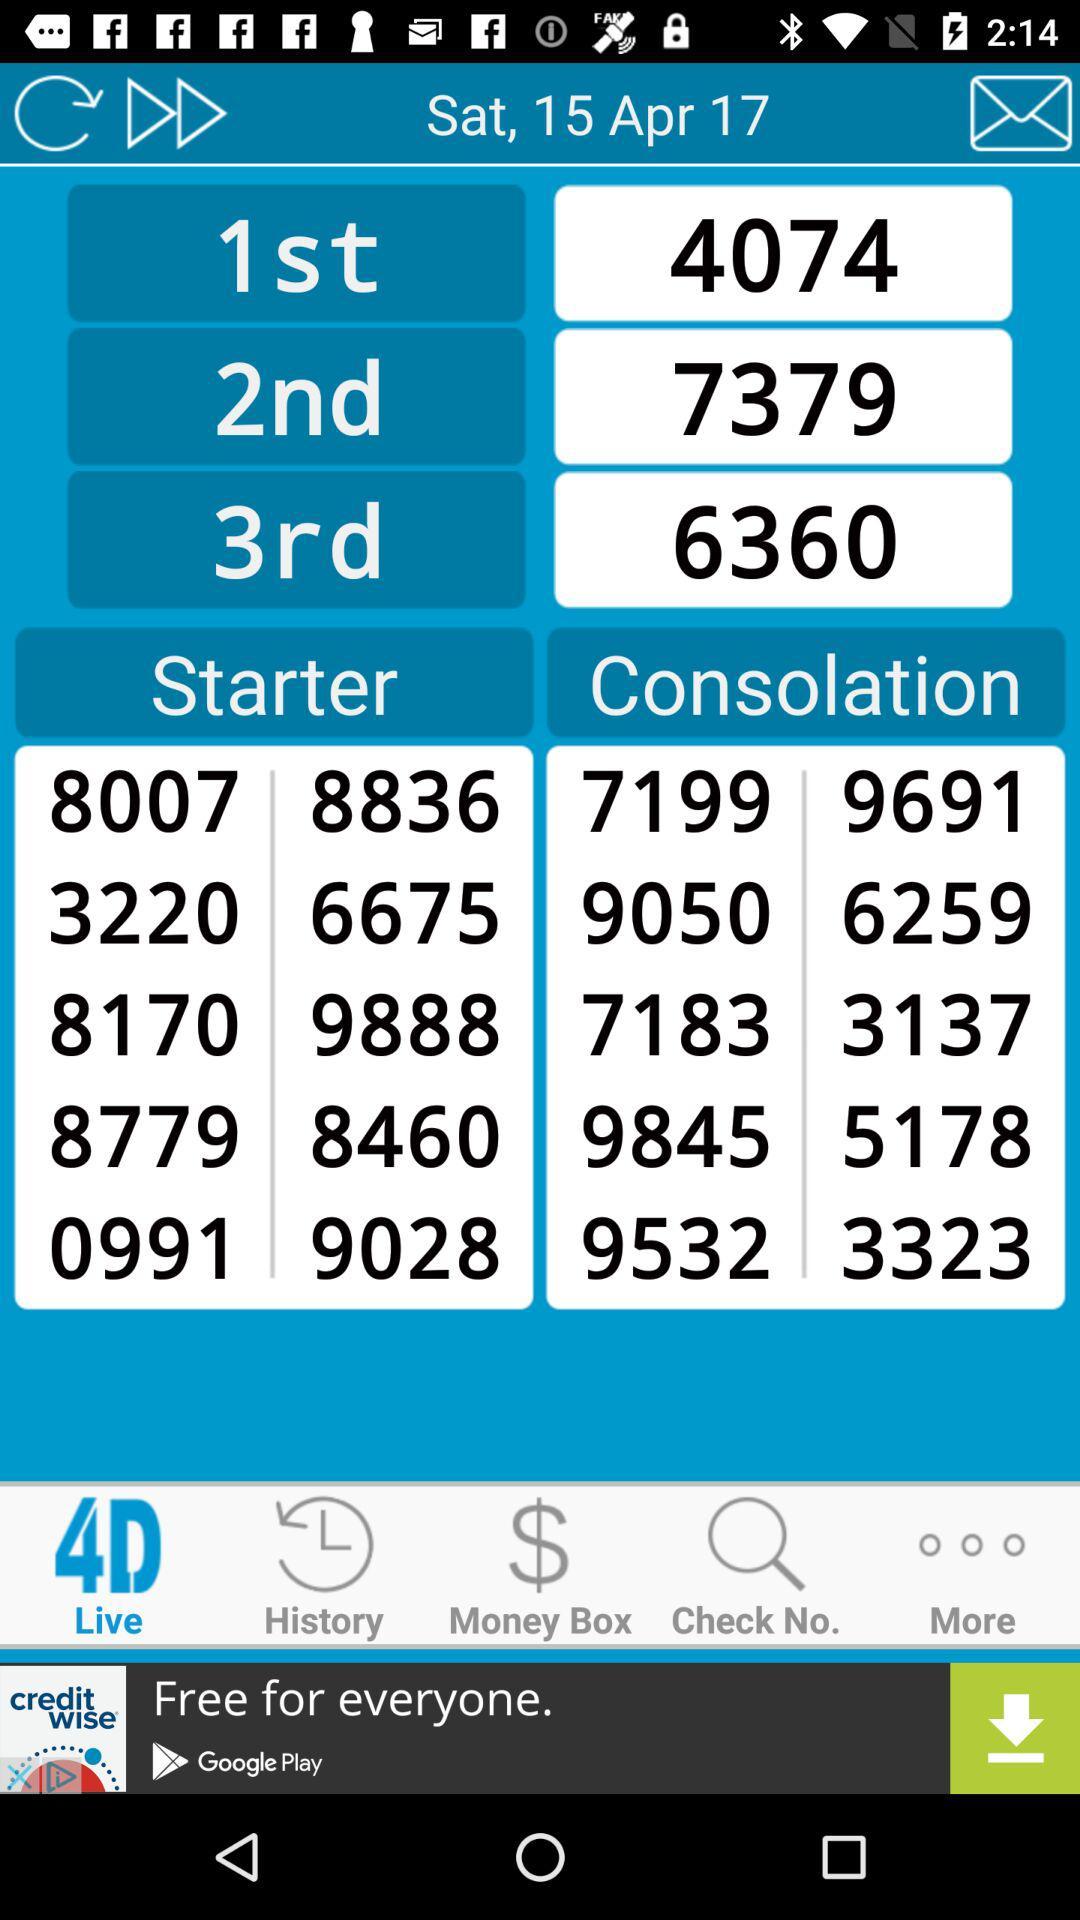  Describe the element at coordinates (175, 112) in the screenshot. I see `fast forward` at that location.